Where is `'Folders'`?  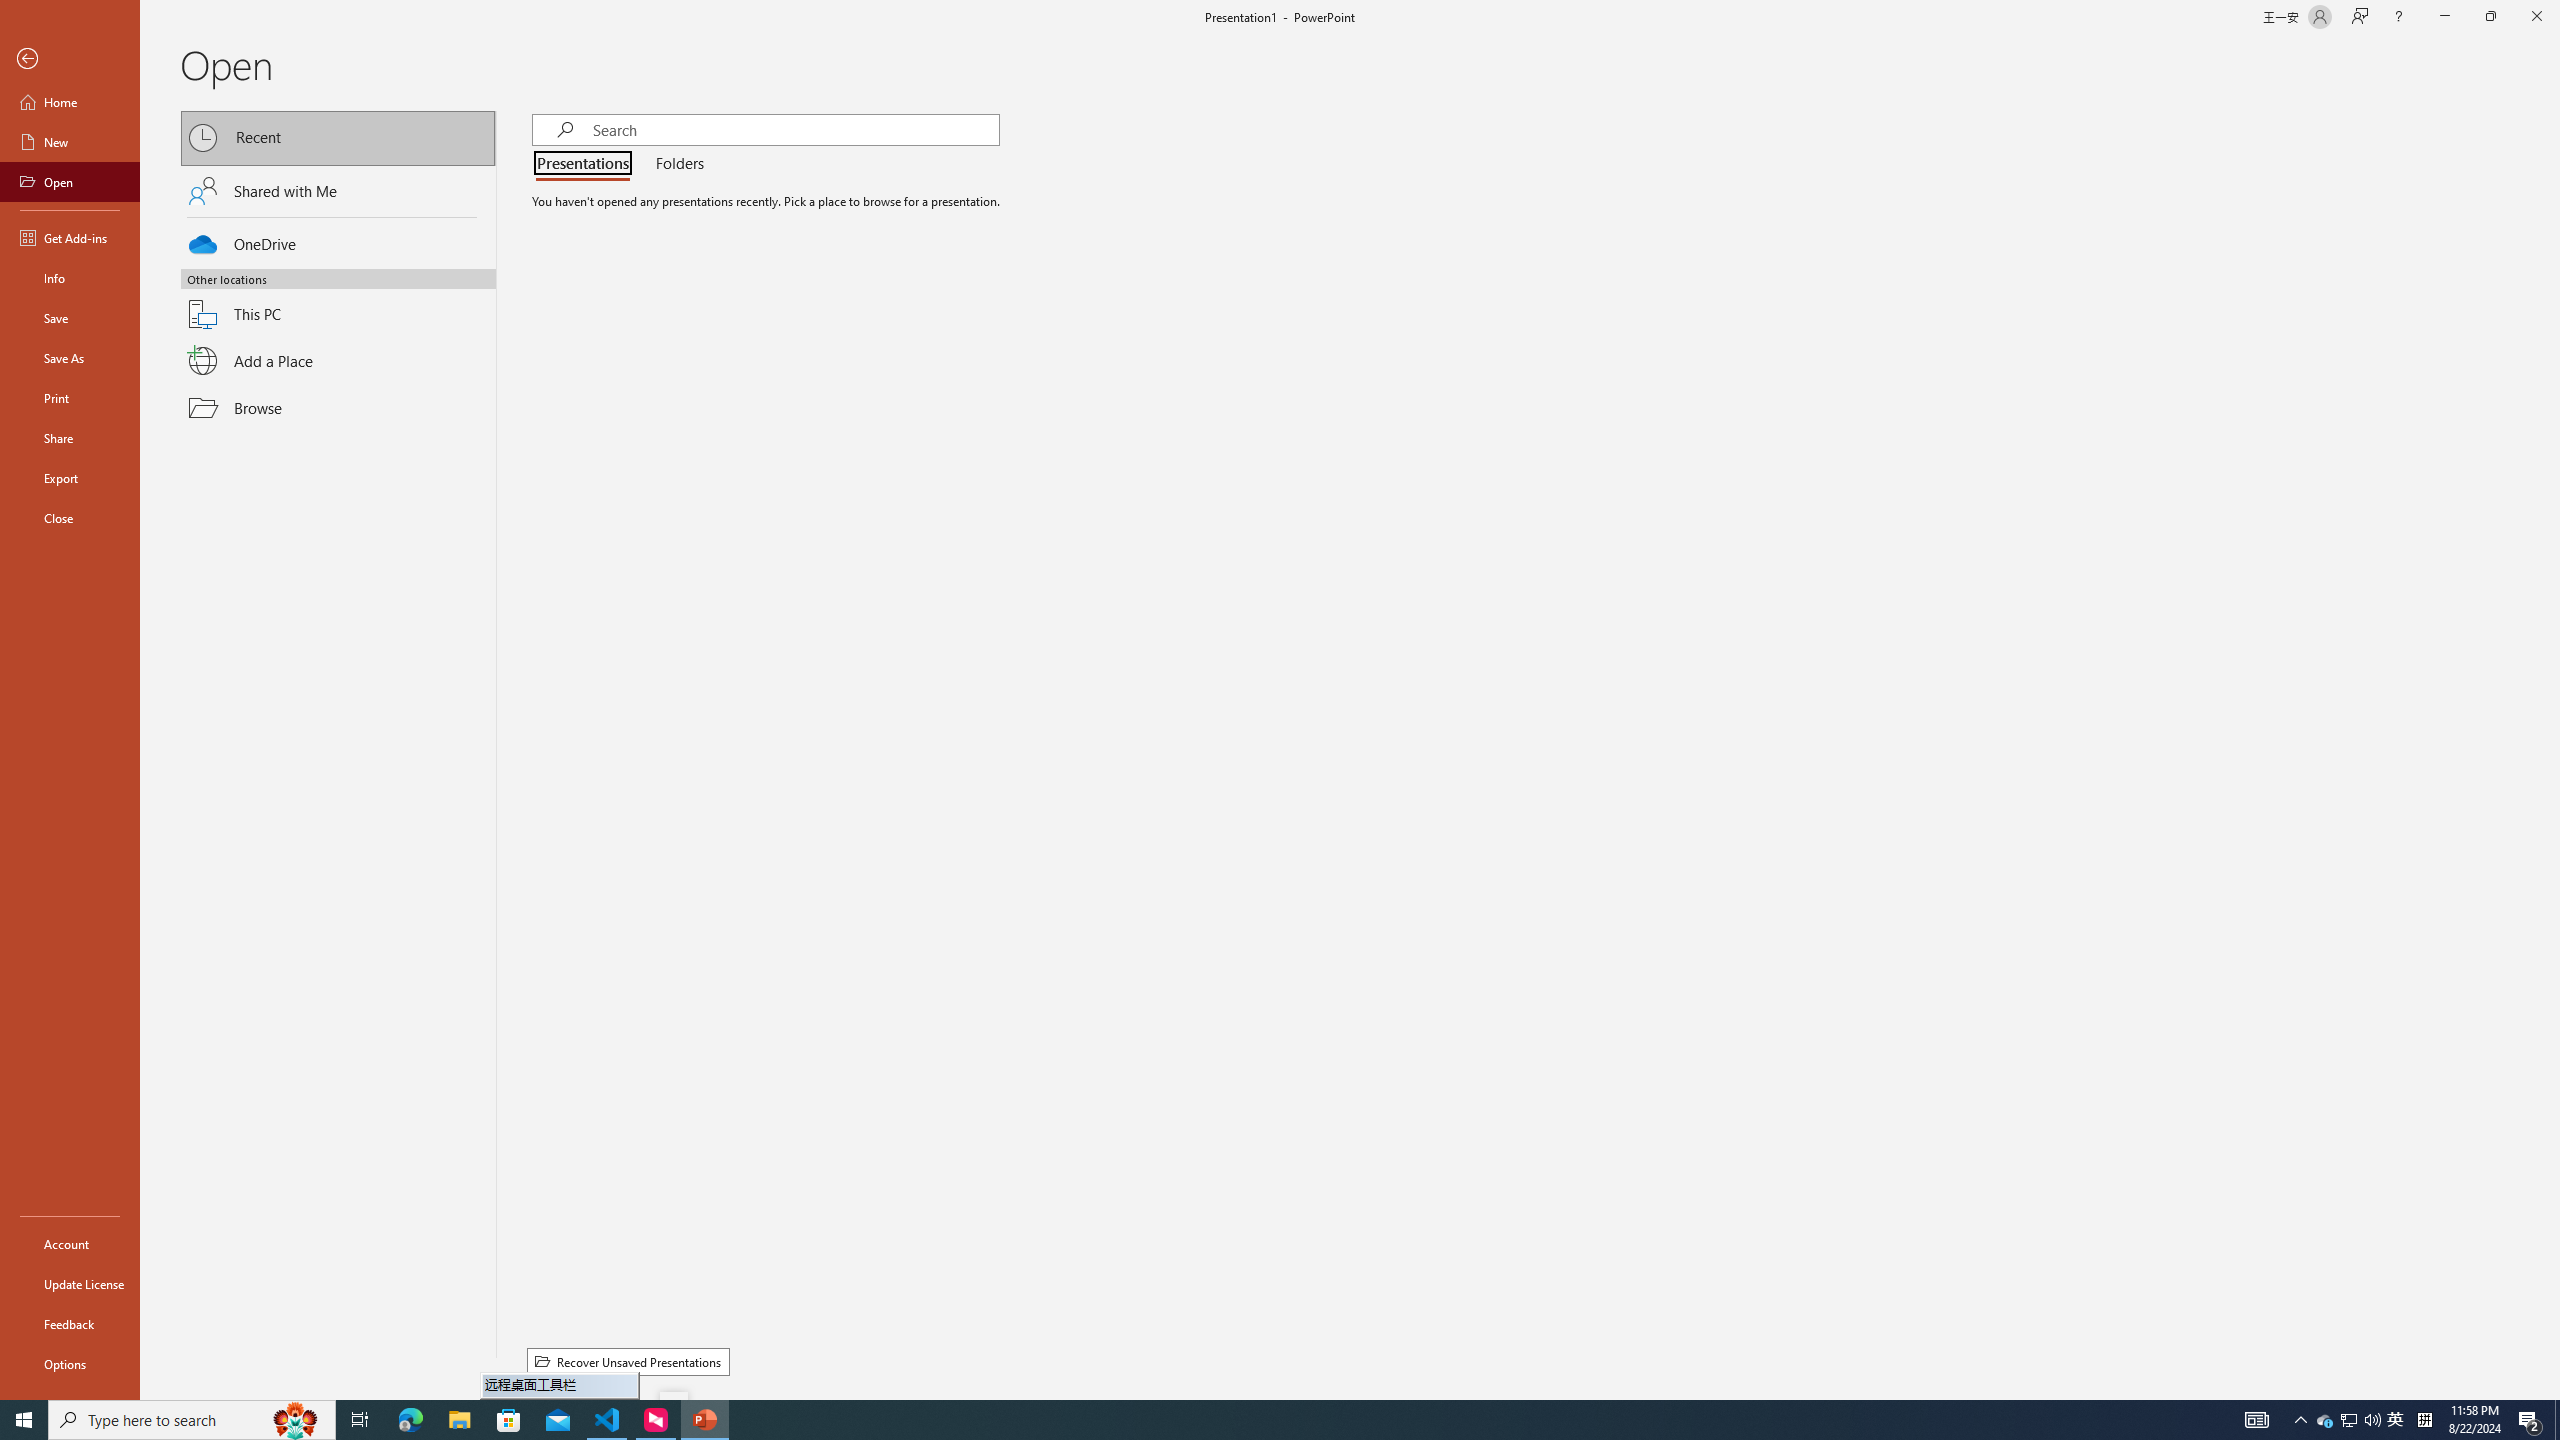
'Folders' is located at coordinates (674, 164).